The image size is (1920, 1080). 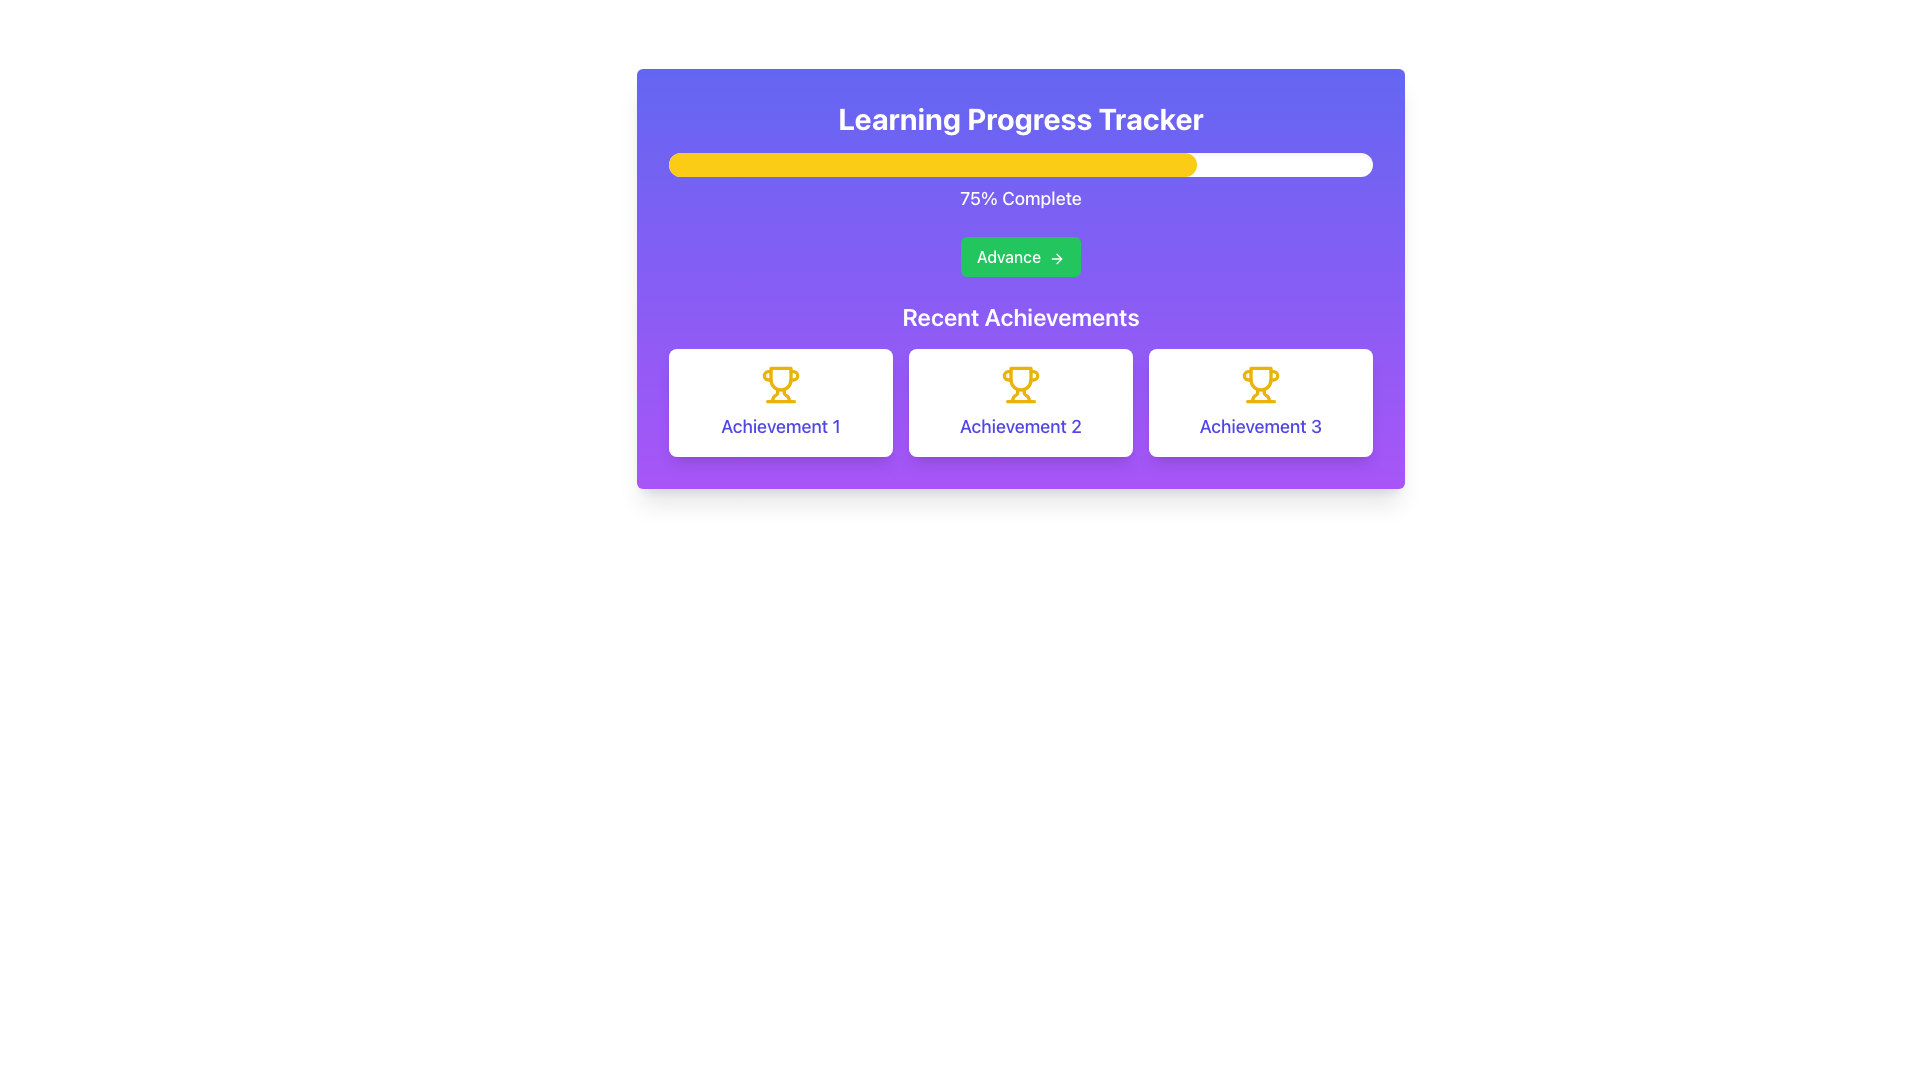 I want to click on title 'Achievement 3' and the gold trophy icon from the information card with a white background and rounded corners, located in the 'Recent Achievements' section, so click(x=1260, y=402).